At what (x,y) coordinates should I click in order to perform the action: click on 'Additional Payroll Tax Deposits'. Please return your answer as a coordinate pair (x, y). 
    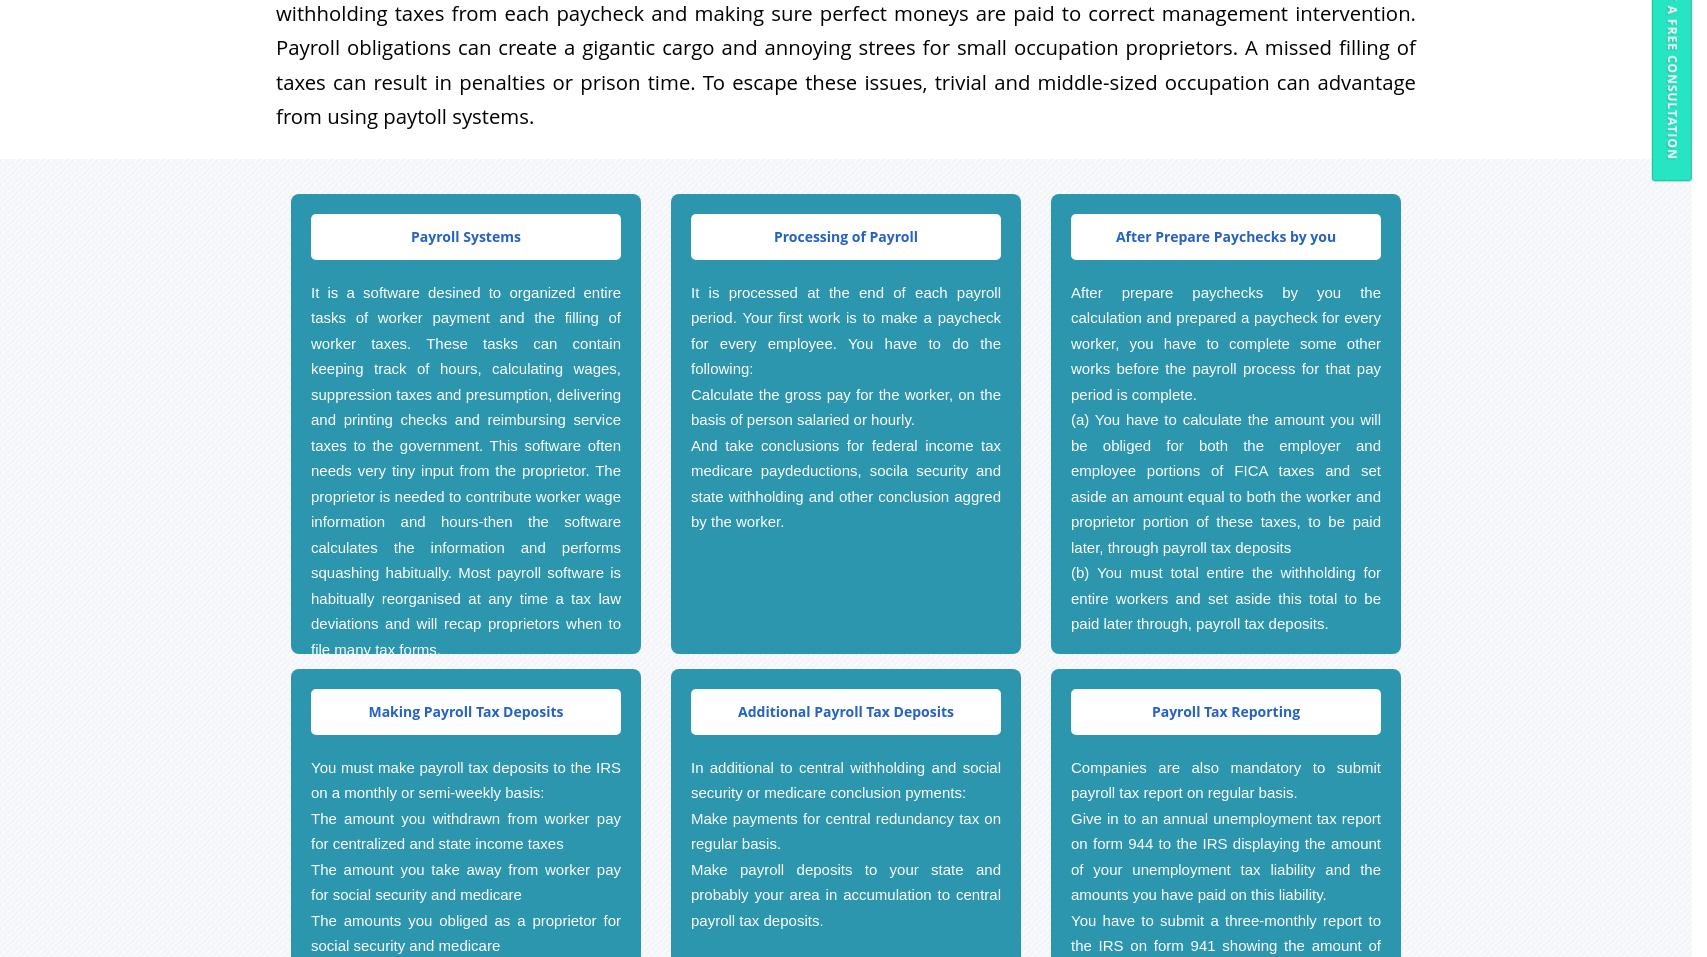
    Looking at the image, I should click on (845, 710).